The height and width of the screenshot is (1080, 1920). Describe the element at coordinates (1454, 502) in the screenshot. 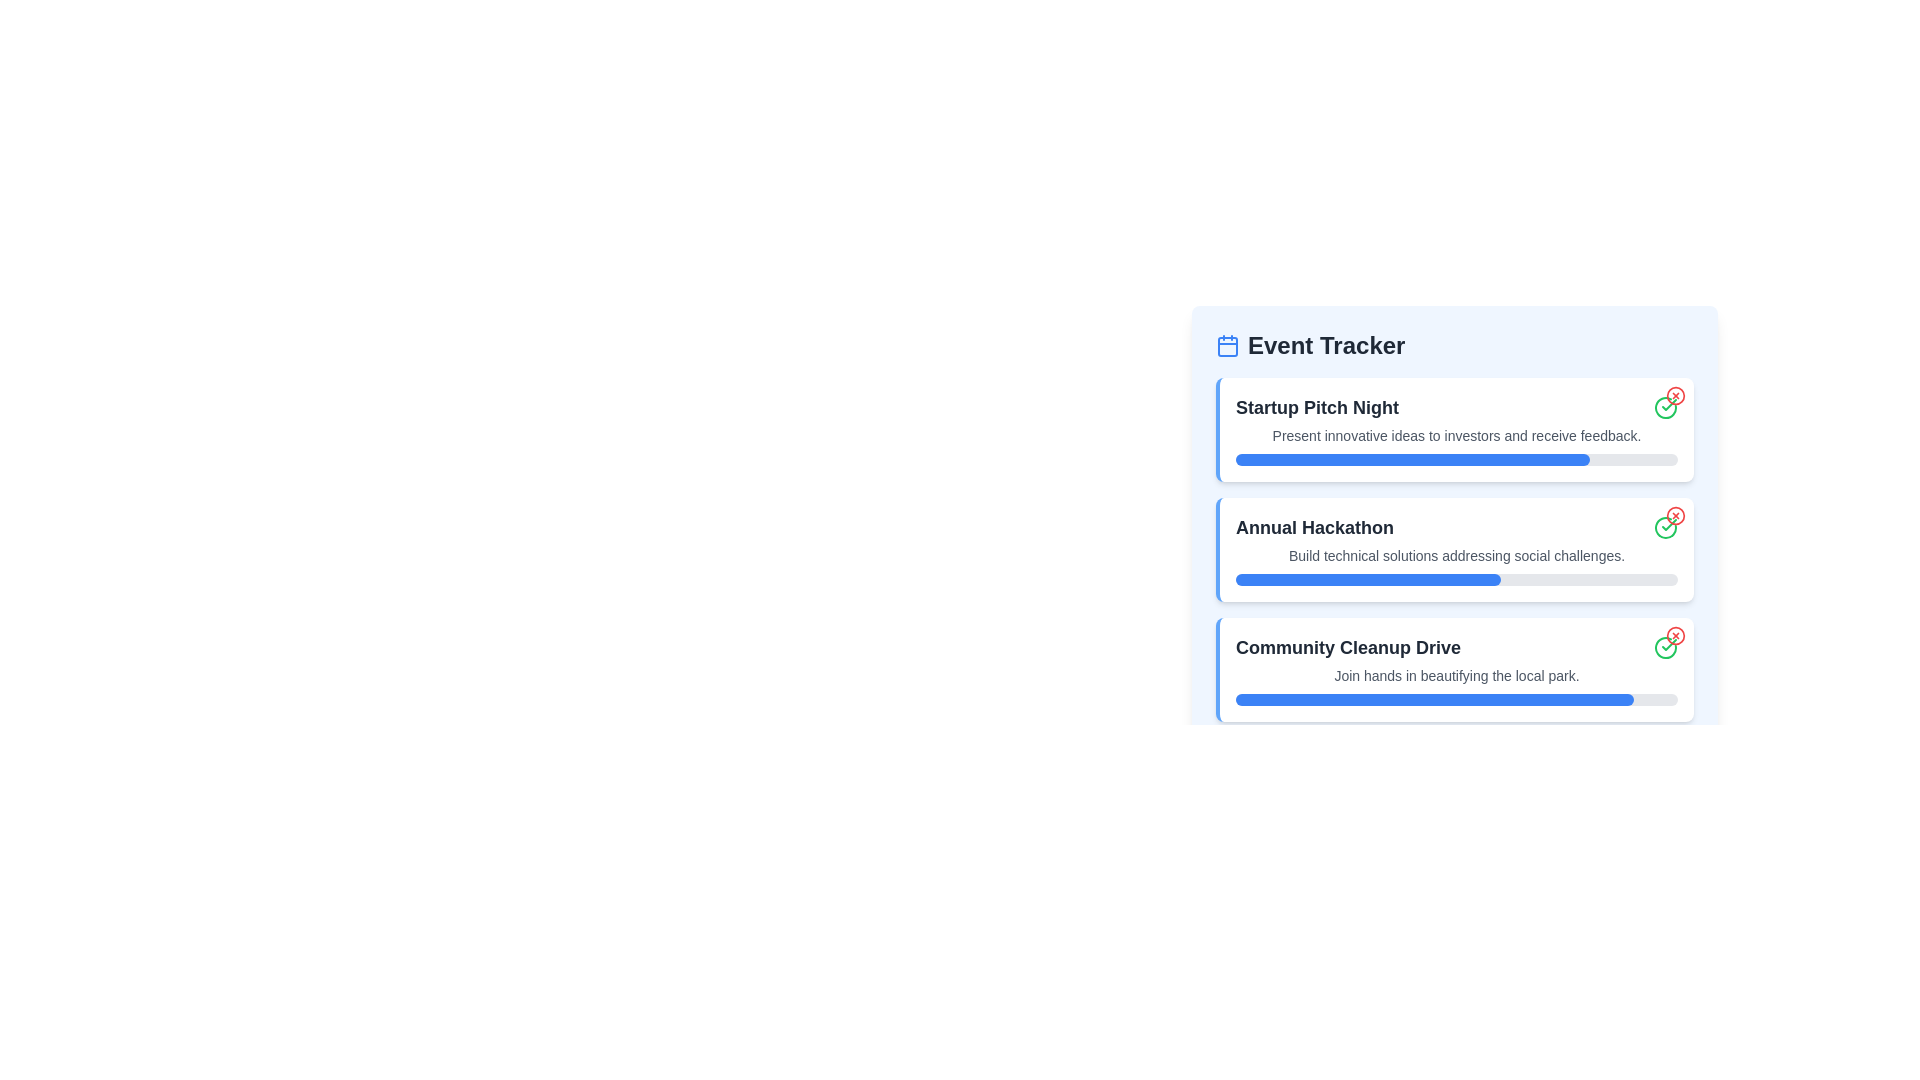

I see `the 'Annual Hackathon' Event Description Card` at that location.